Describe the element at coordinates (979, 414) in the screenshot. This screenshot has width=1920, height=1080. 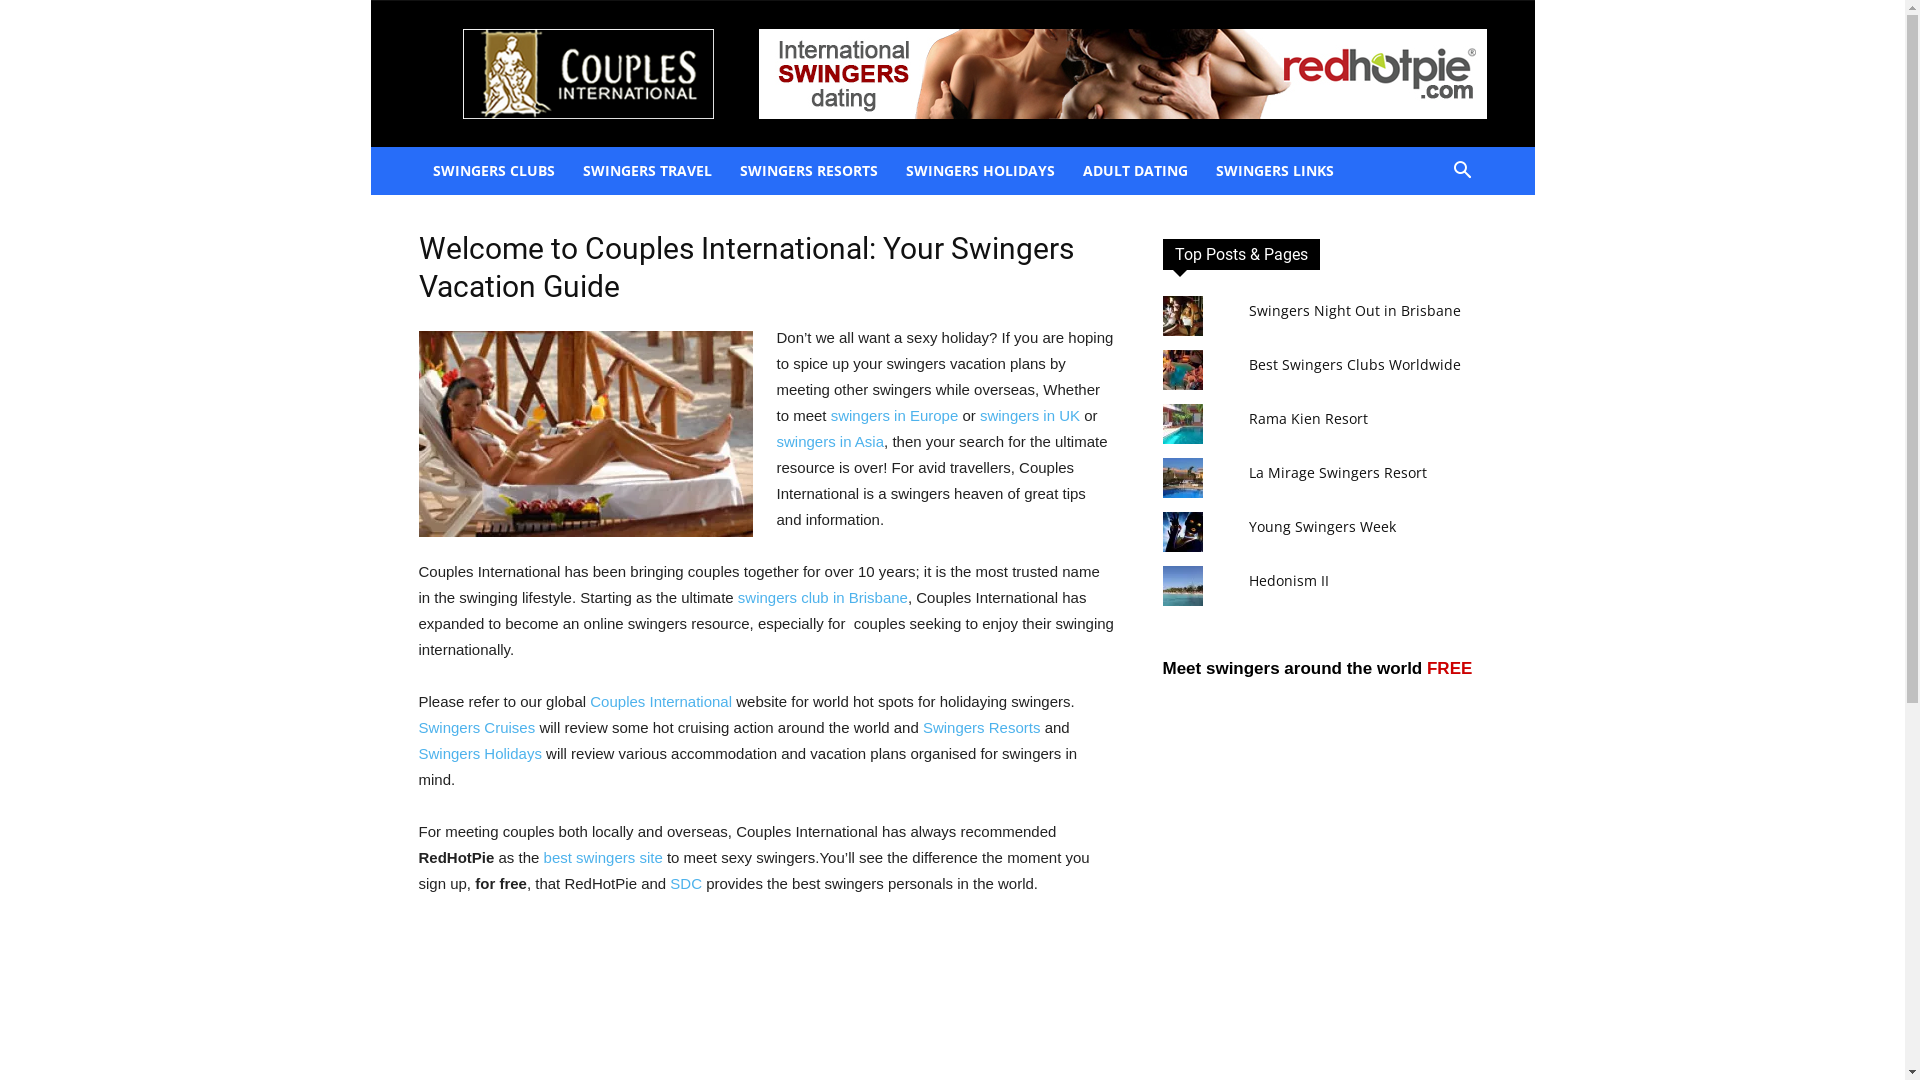
I see `'swingers in UK'` at that location.